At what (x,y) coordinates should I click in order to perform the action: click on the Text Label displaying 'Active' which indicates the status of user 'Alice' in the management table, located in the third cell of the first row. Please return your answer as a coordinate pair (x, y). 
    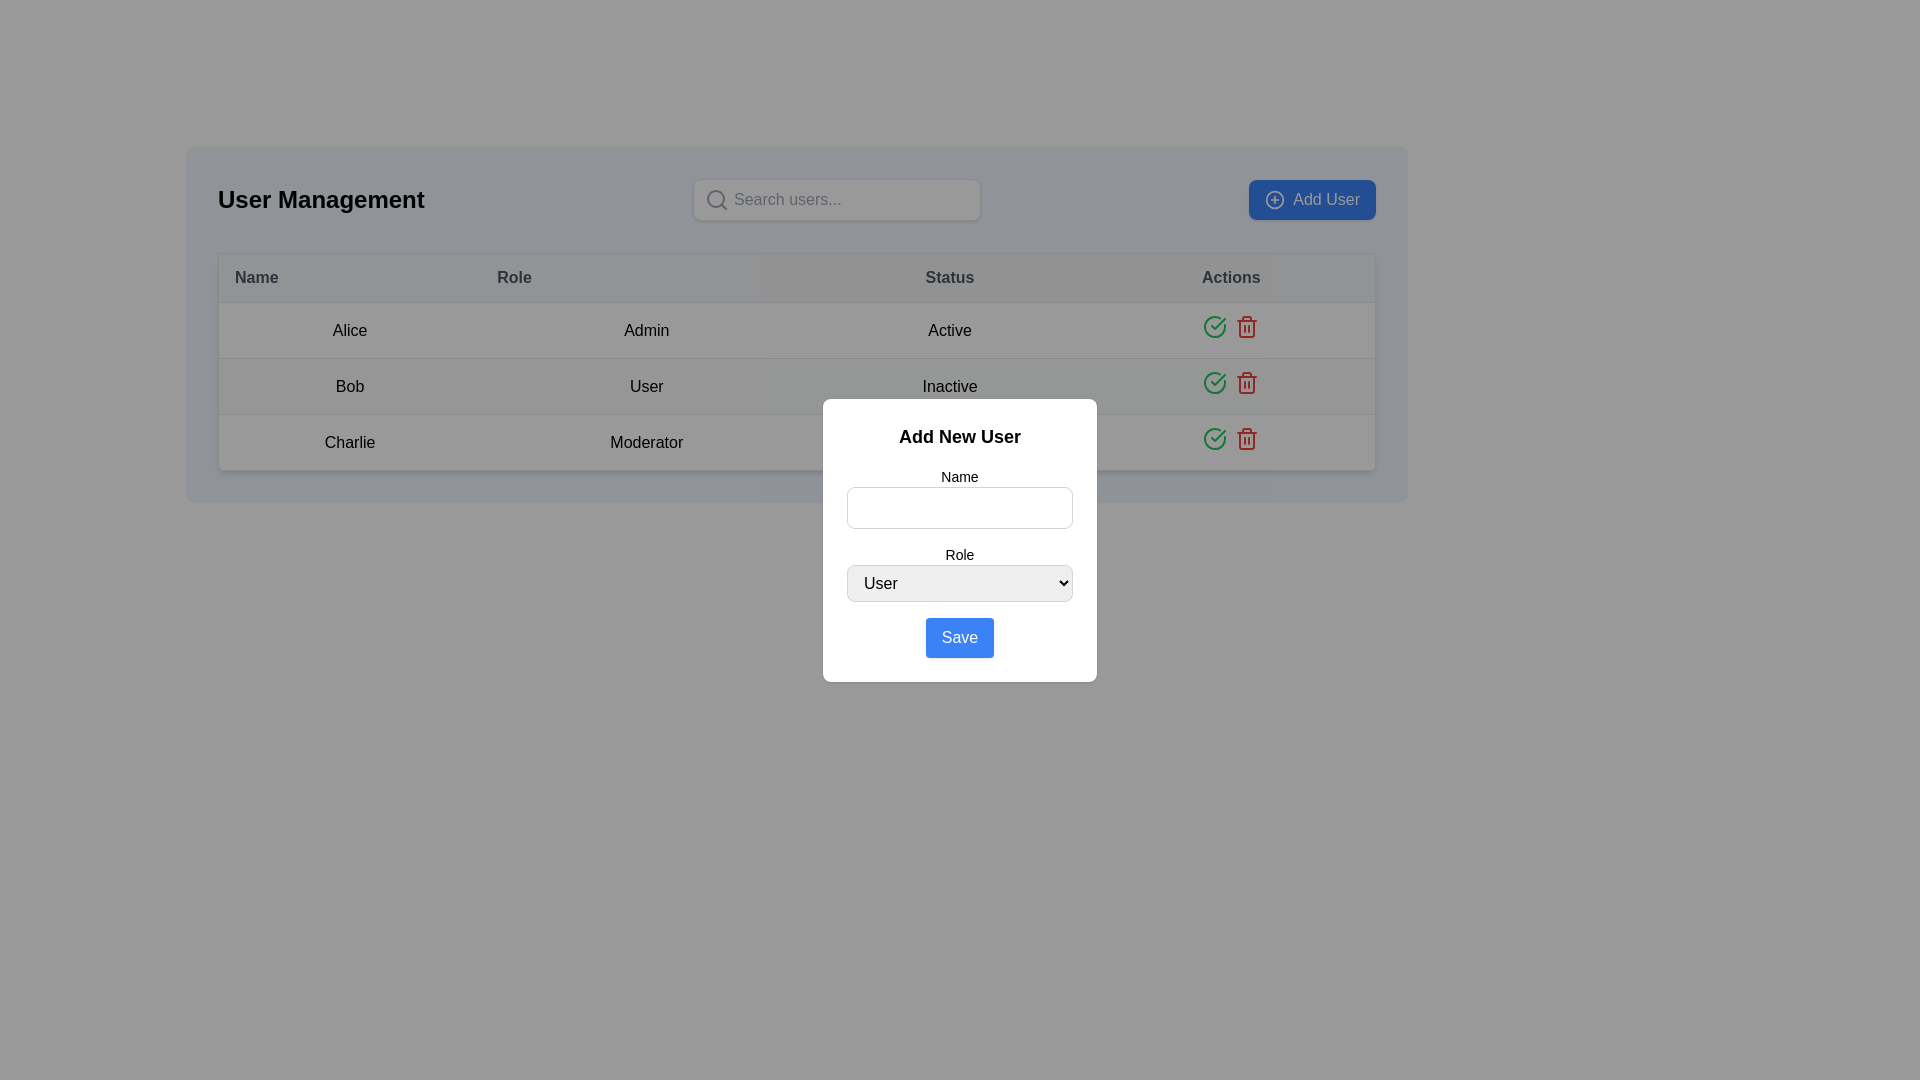
    Looking at the image, I should click on (949, 329).